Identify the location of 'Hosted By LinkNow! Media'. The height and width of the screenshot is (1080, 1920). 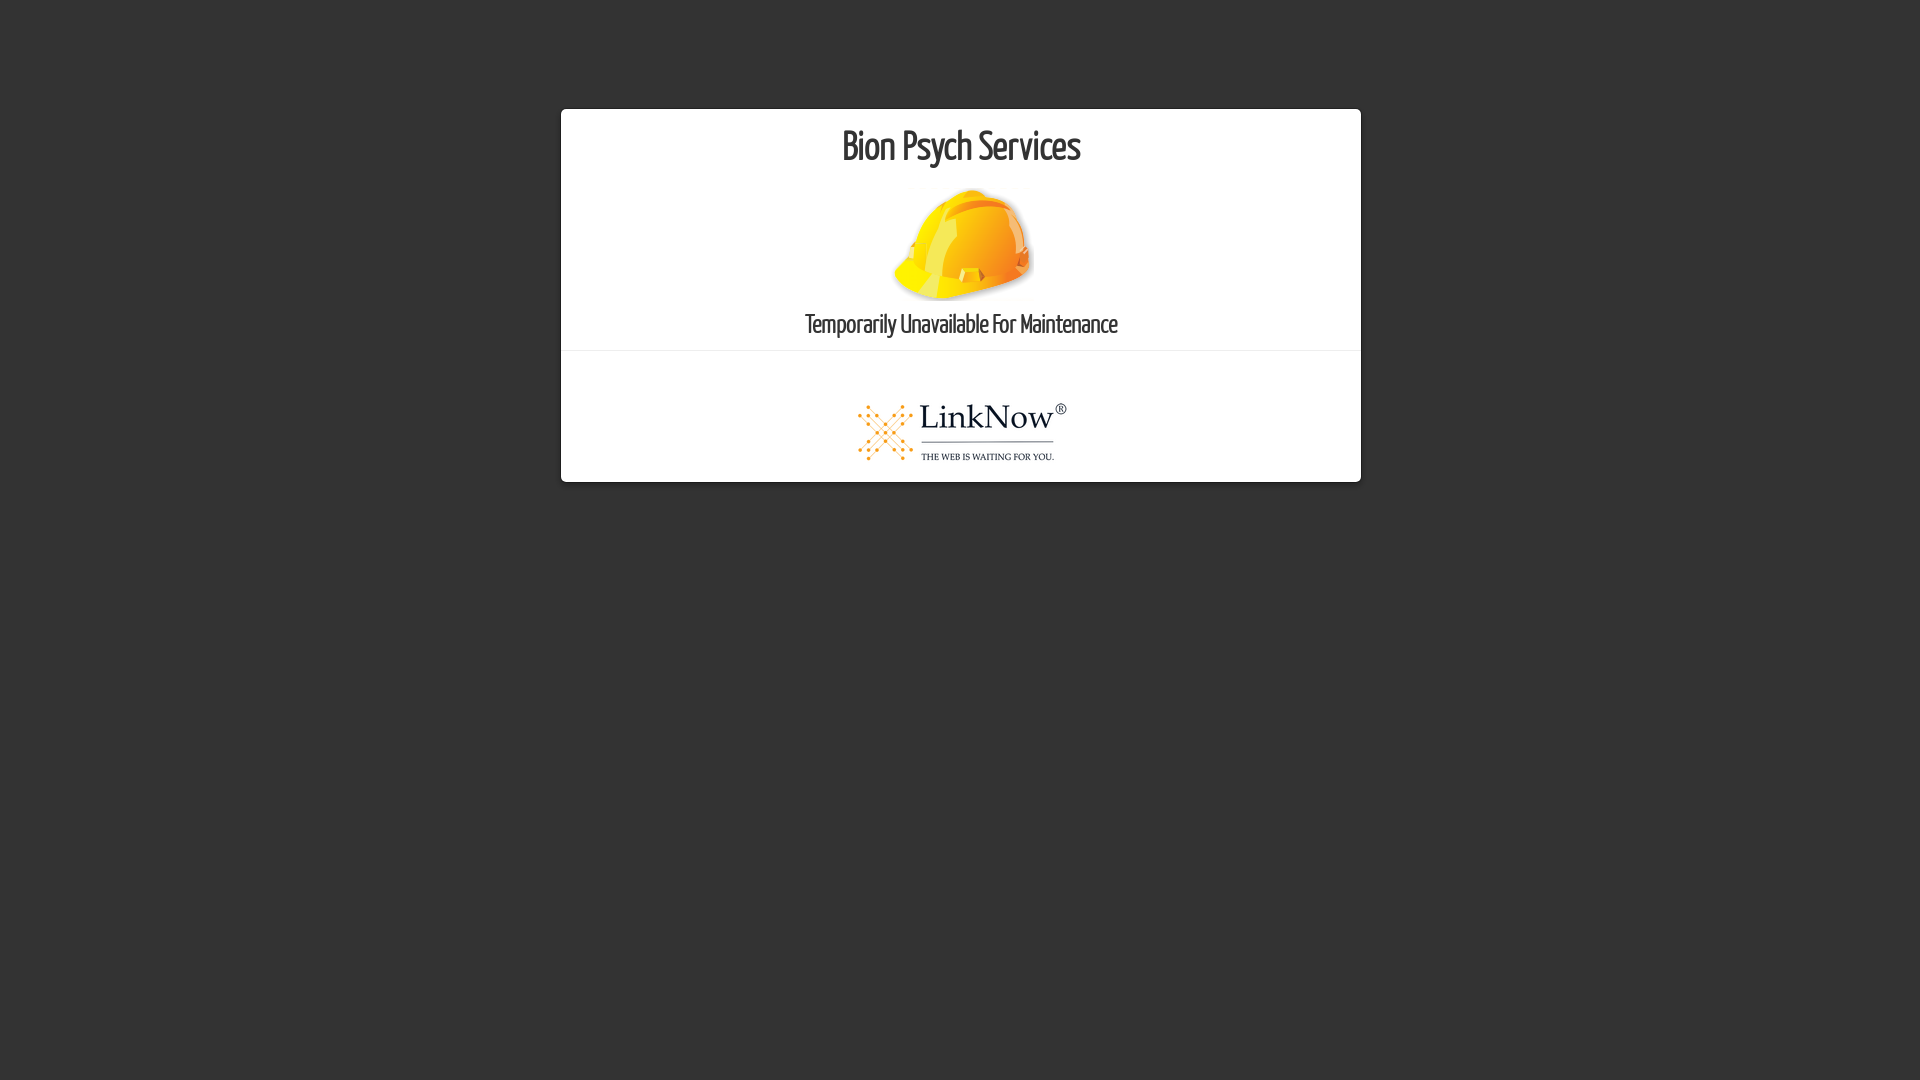
(960, 429).